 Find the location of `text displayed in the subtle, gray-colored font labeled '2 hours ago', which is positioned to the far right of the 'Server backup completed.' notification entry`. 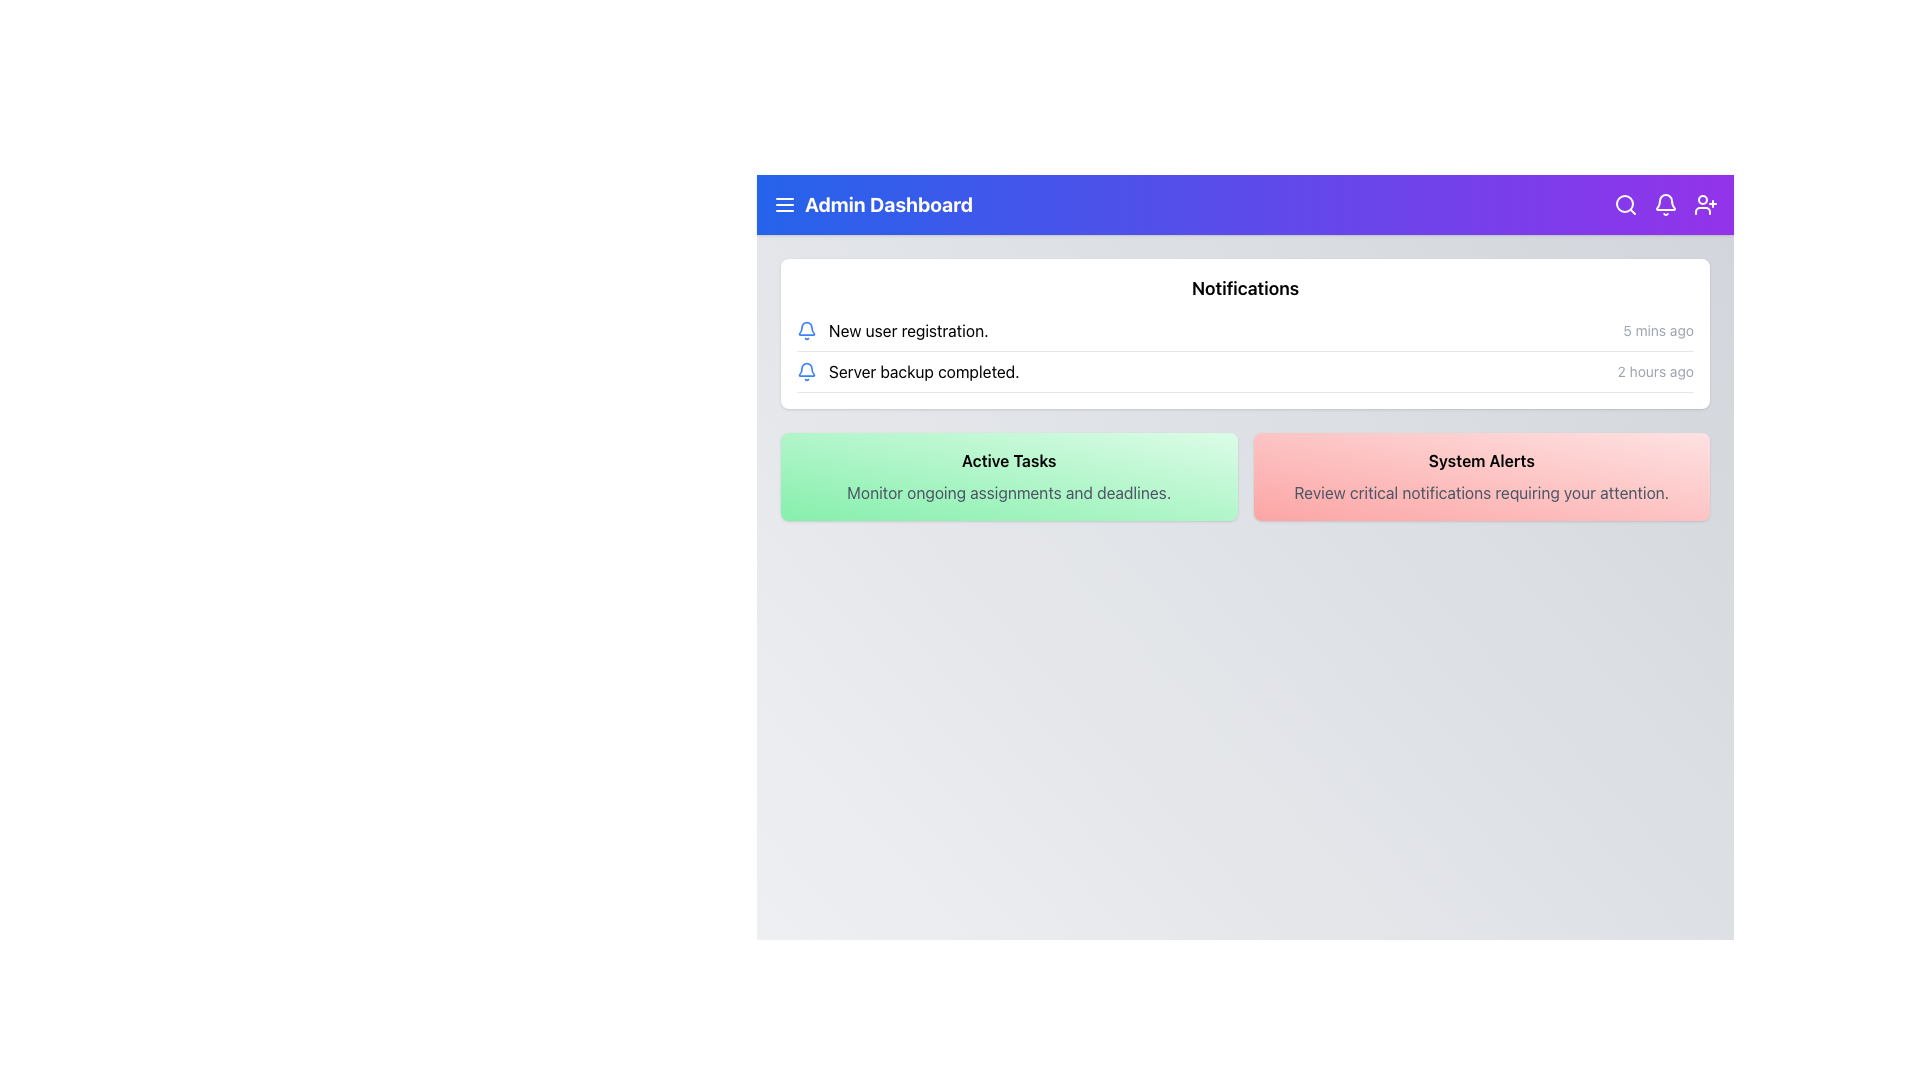

text displayed in the subtle, gray-colored font labeled '2 hours ago', which is positioned to the far right of the 'Server backup completed.' notification entry is located at coordinates (1655, 371).